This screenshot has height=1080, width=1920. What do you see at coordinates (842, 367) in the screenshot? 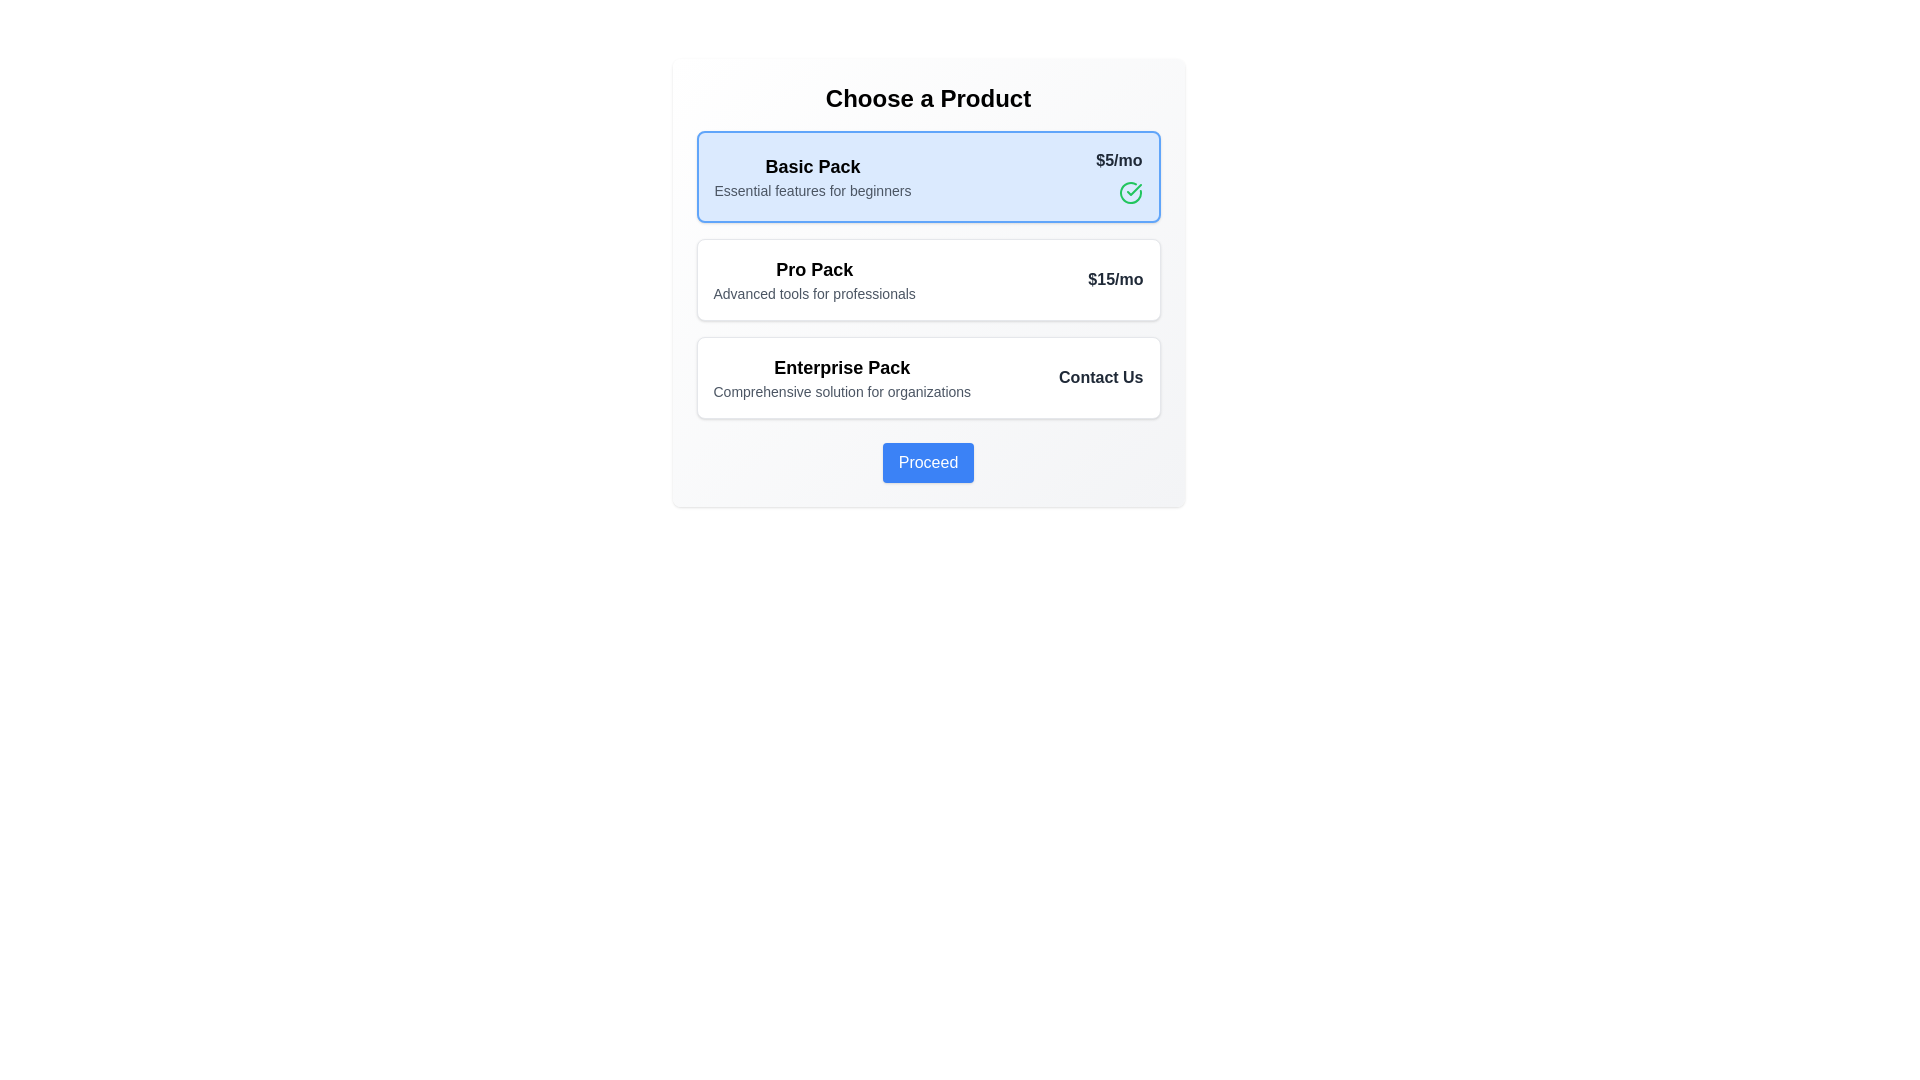
I see `the text label that identifies the 'Enterprise Pack' product option, which is positioned slightly left within its section, between the 'Pro Pack' and 'Proceed' button` at bounding box center [842, 367].